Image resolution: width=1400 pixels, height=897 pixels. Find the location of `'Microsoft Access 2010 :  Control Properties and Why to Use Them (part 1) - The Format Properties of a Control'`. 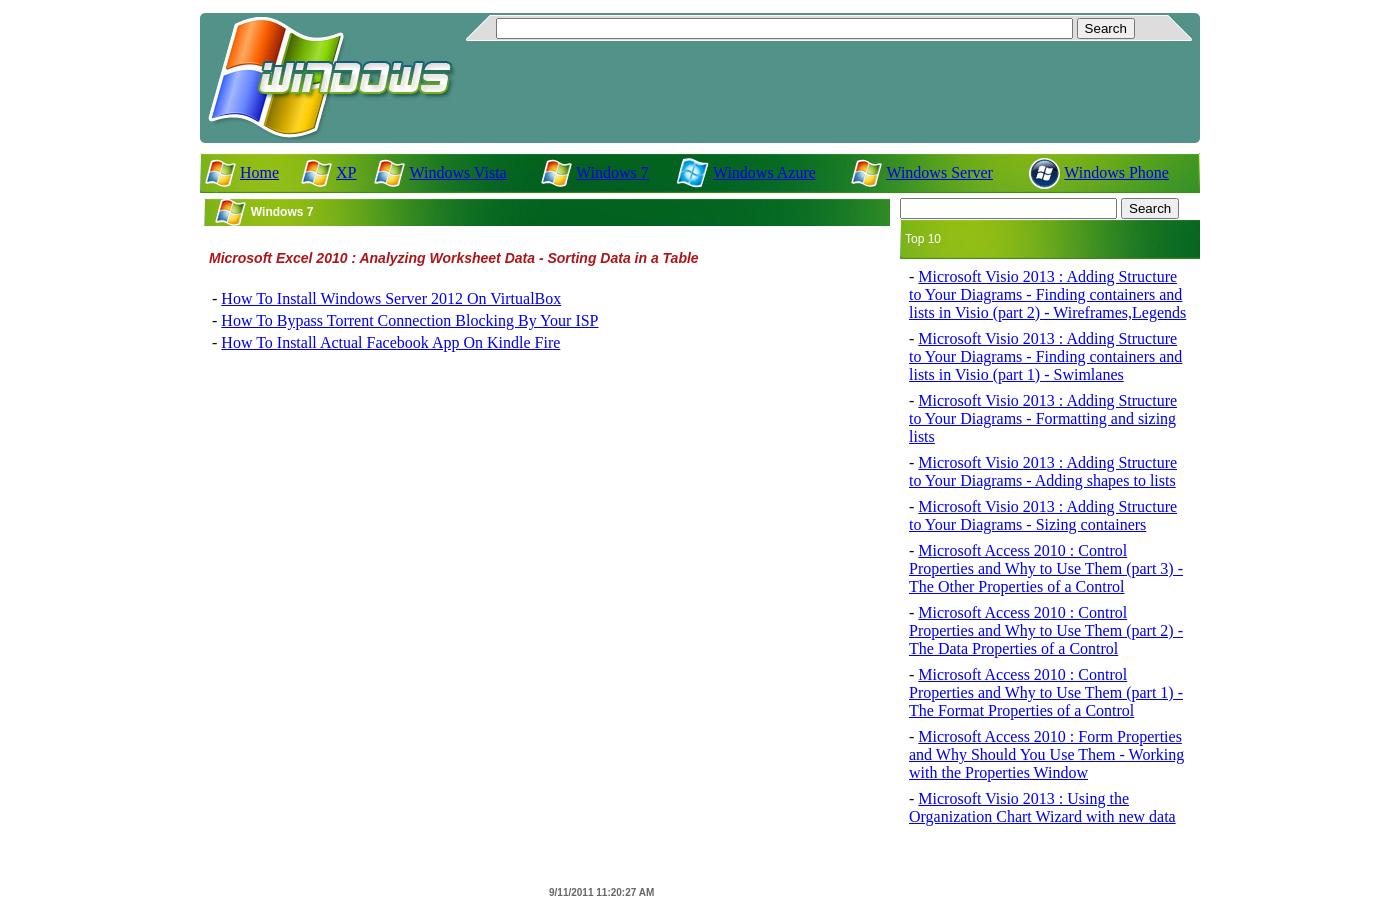

'Microsoft Access 2010 :  Control Properties and Why to Use Them (part 1) - The Format Properties of a Control' is located at coordinates (1045, 692).